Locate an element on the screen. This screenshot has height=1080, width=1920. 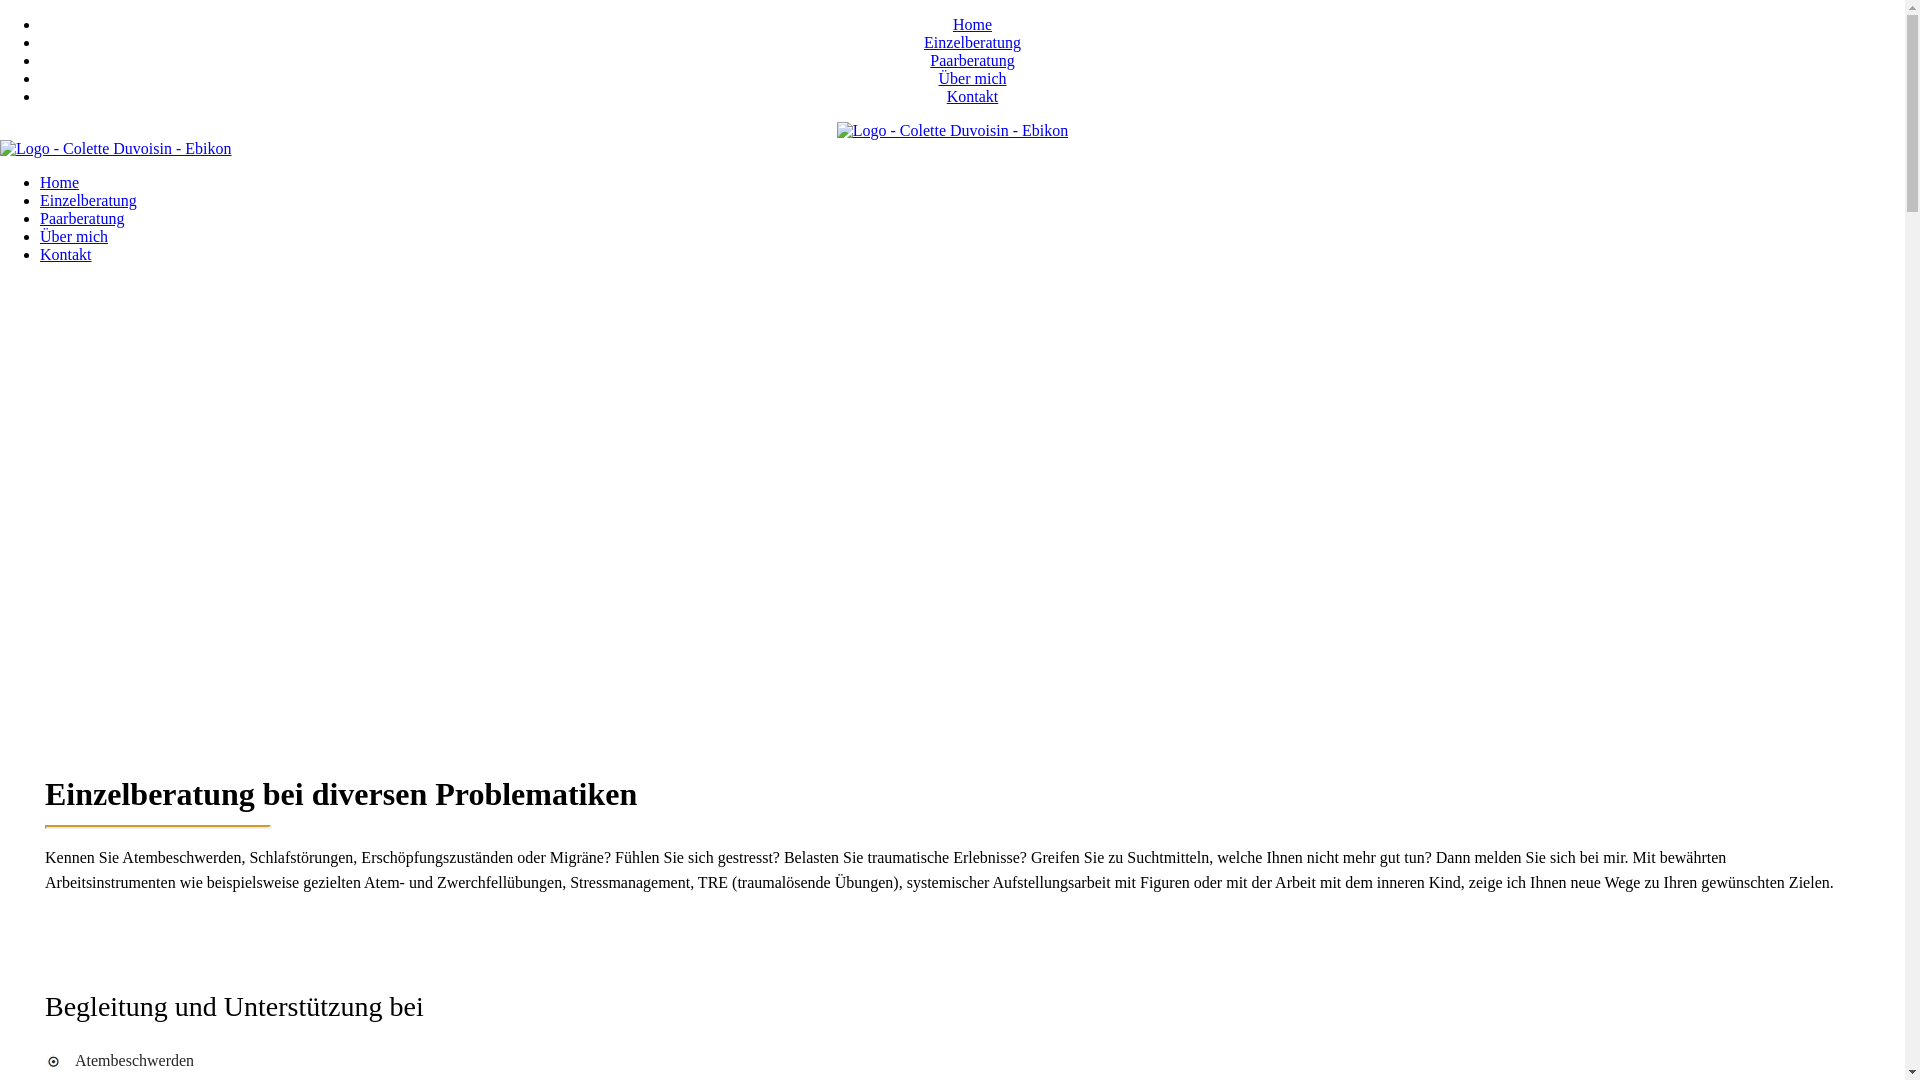
'Einzelberatung' is located at coordinates (39, 200).